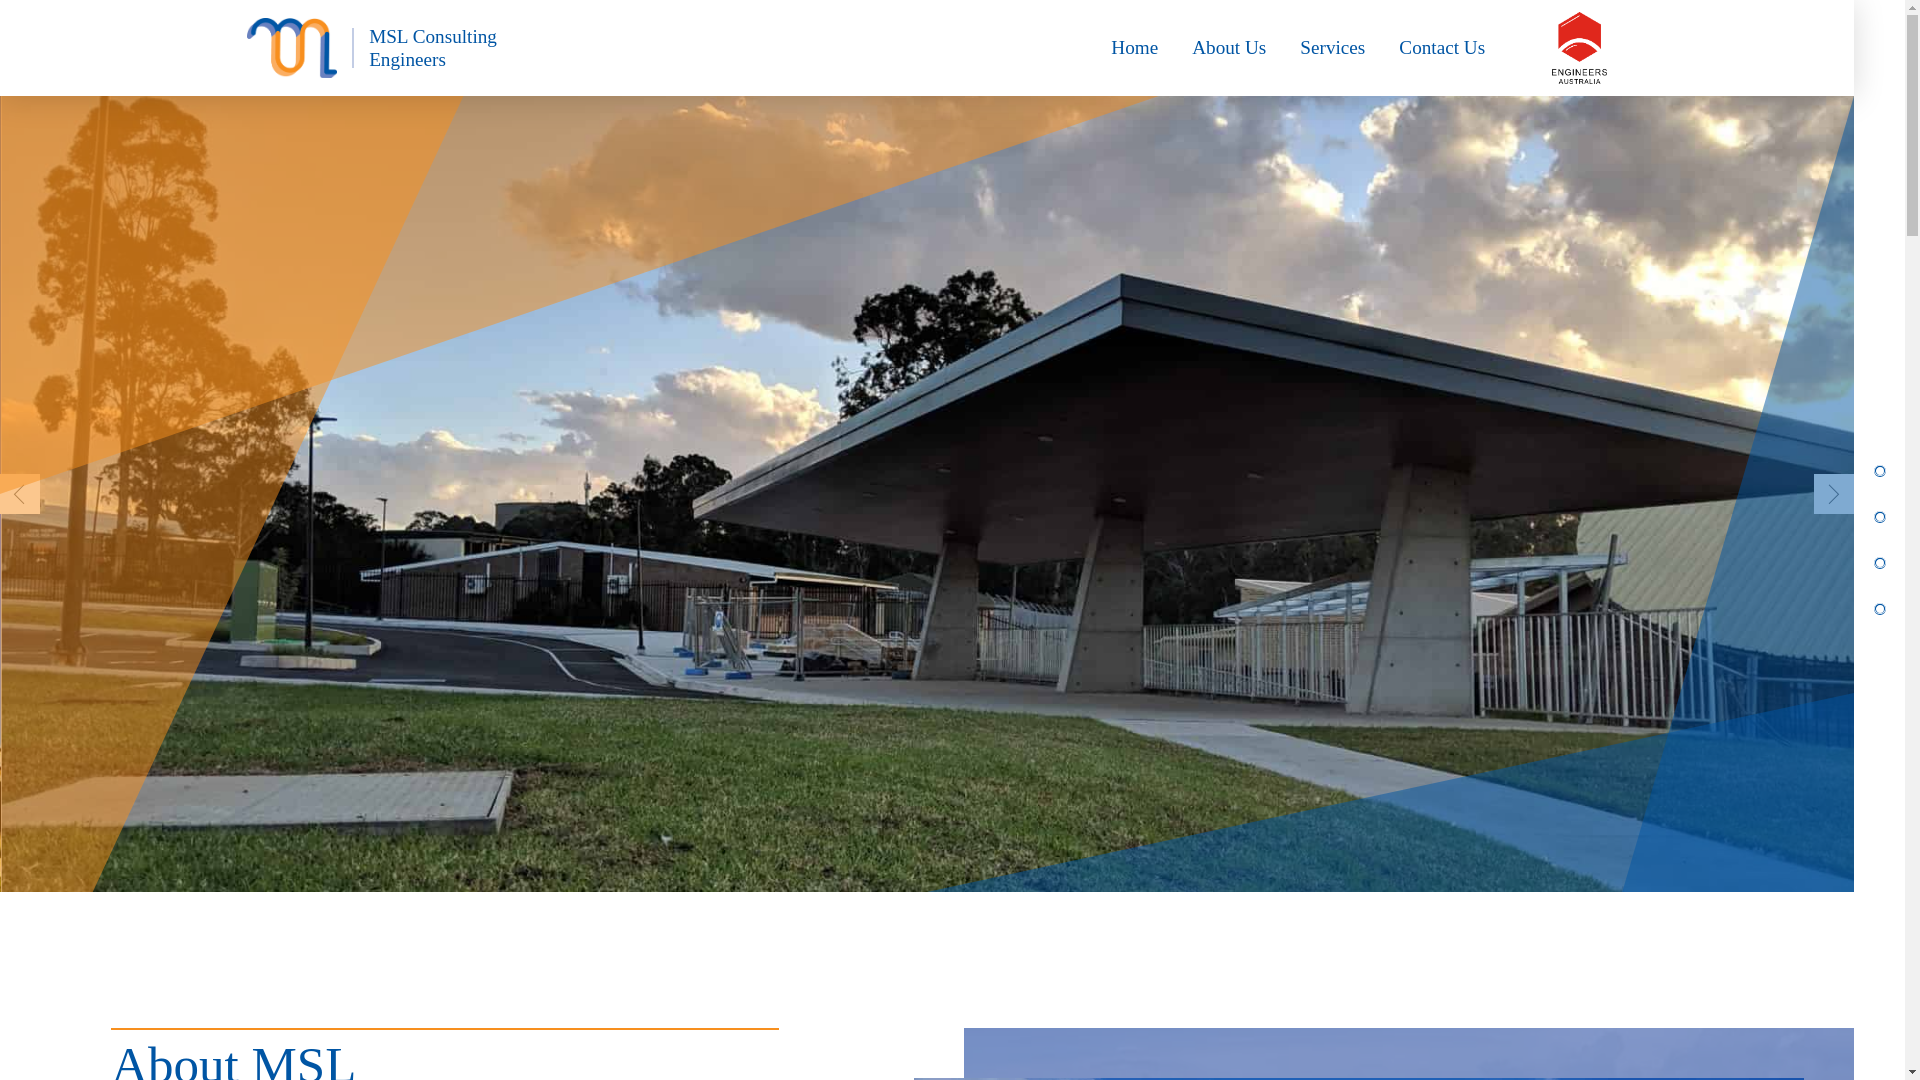  What do you see at coordinates (1441, 46) in the screenshot?
I see `'Contact Us'` at bounding box center [1441, 46].